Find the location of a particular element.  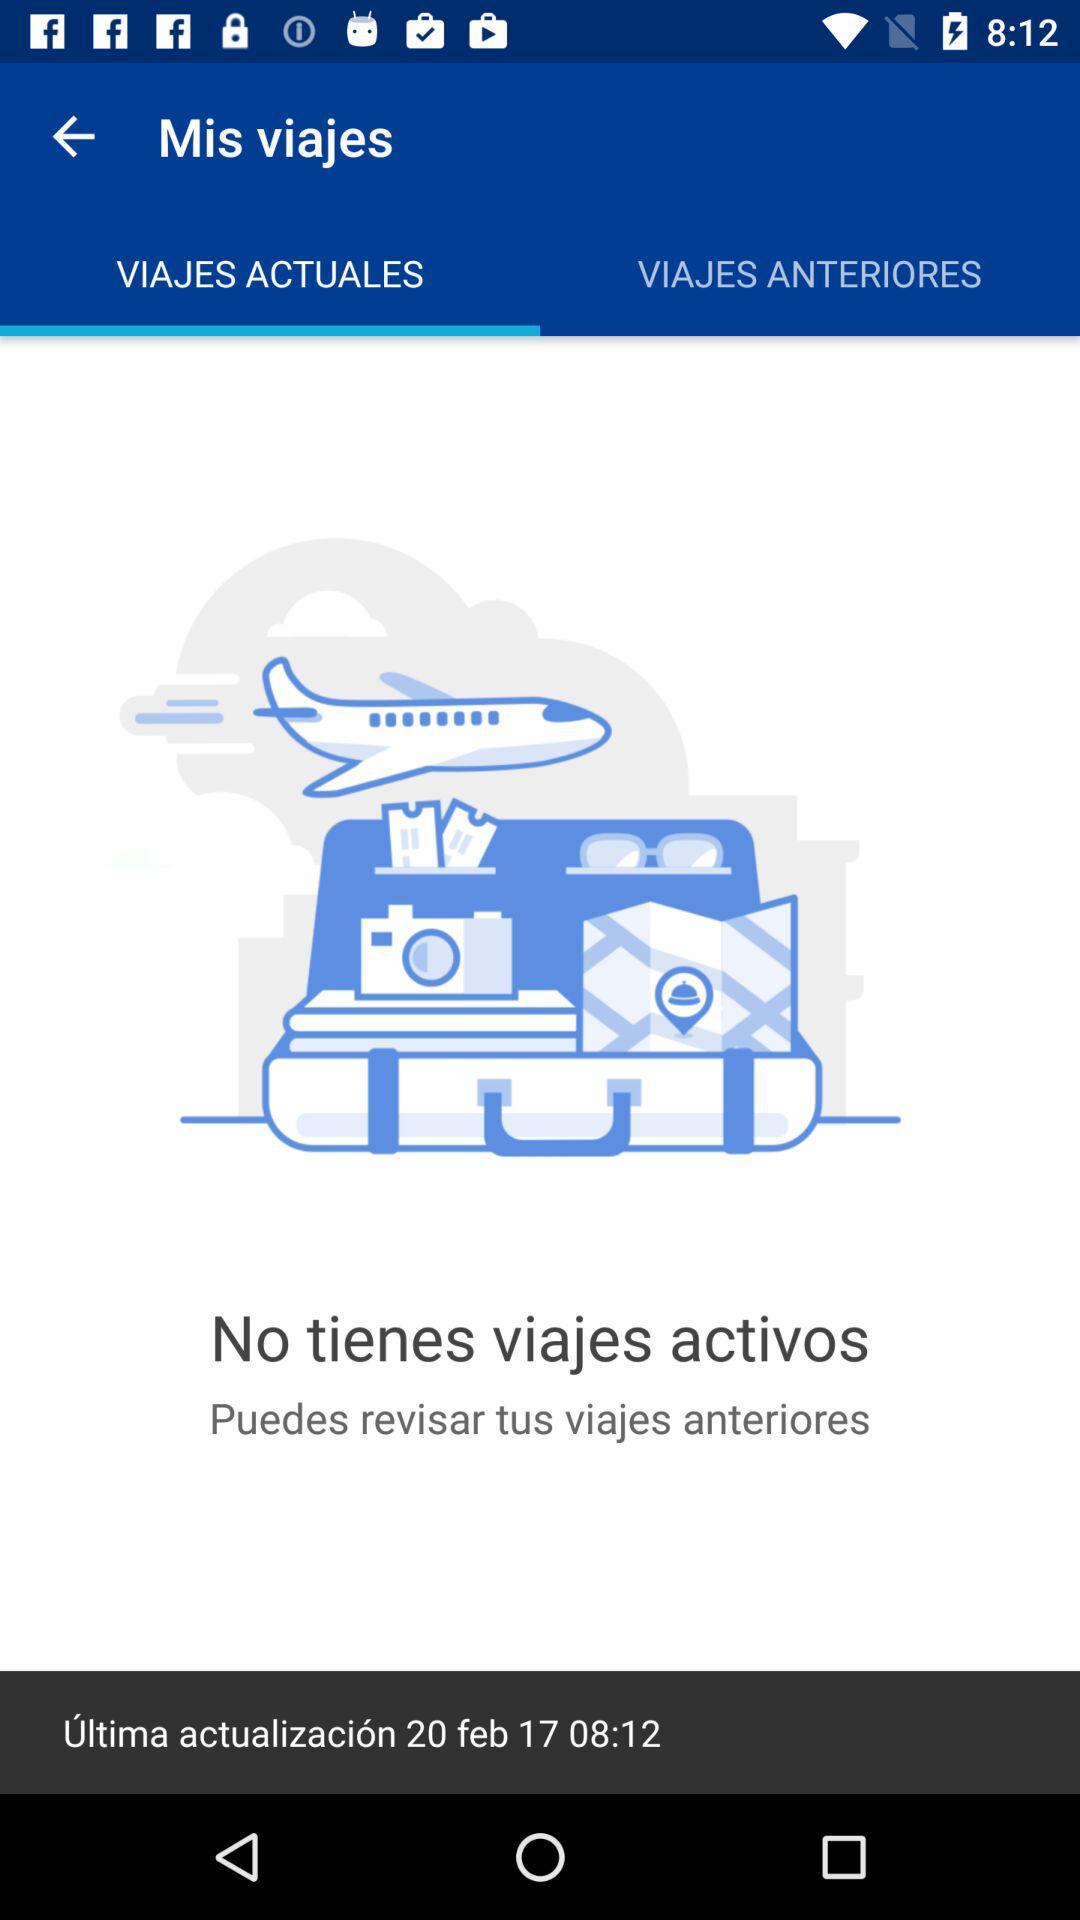

the icon to the left of mis viajes icon is located at coordinates (72, 135).